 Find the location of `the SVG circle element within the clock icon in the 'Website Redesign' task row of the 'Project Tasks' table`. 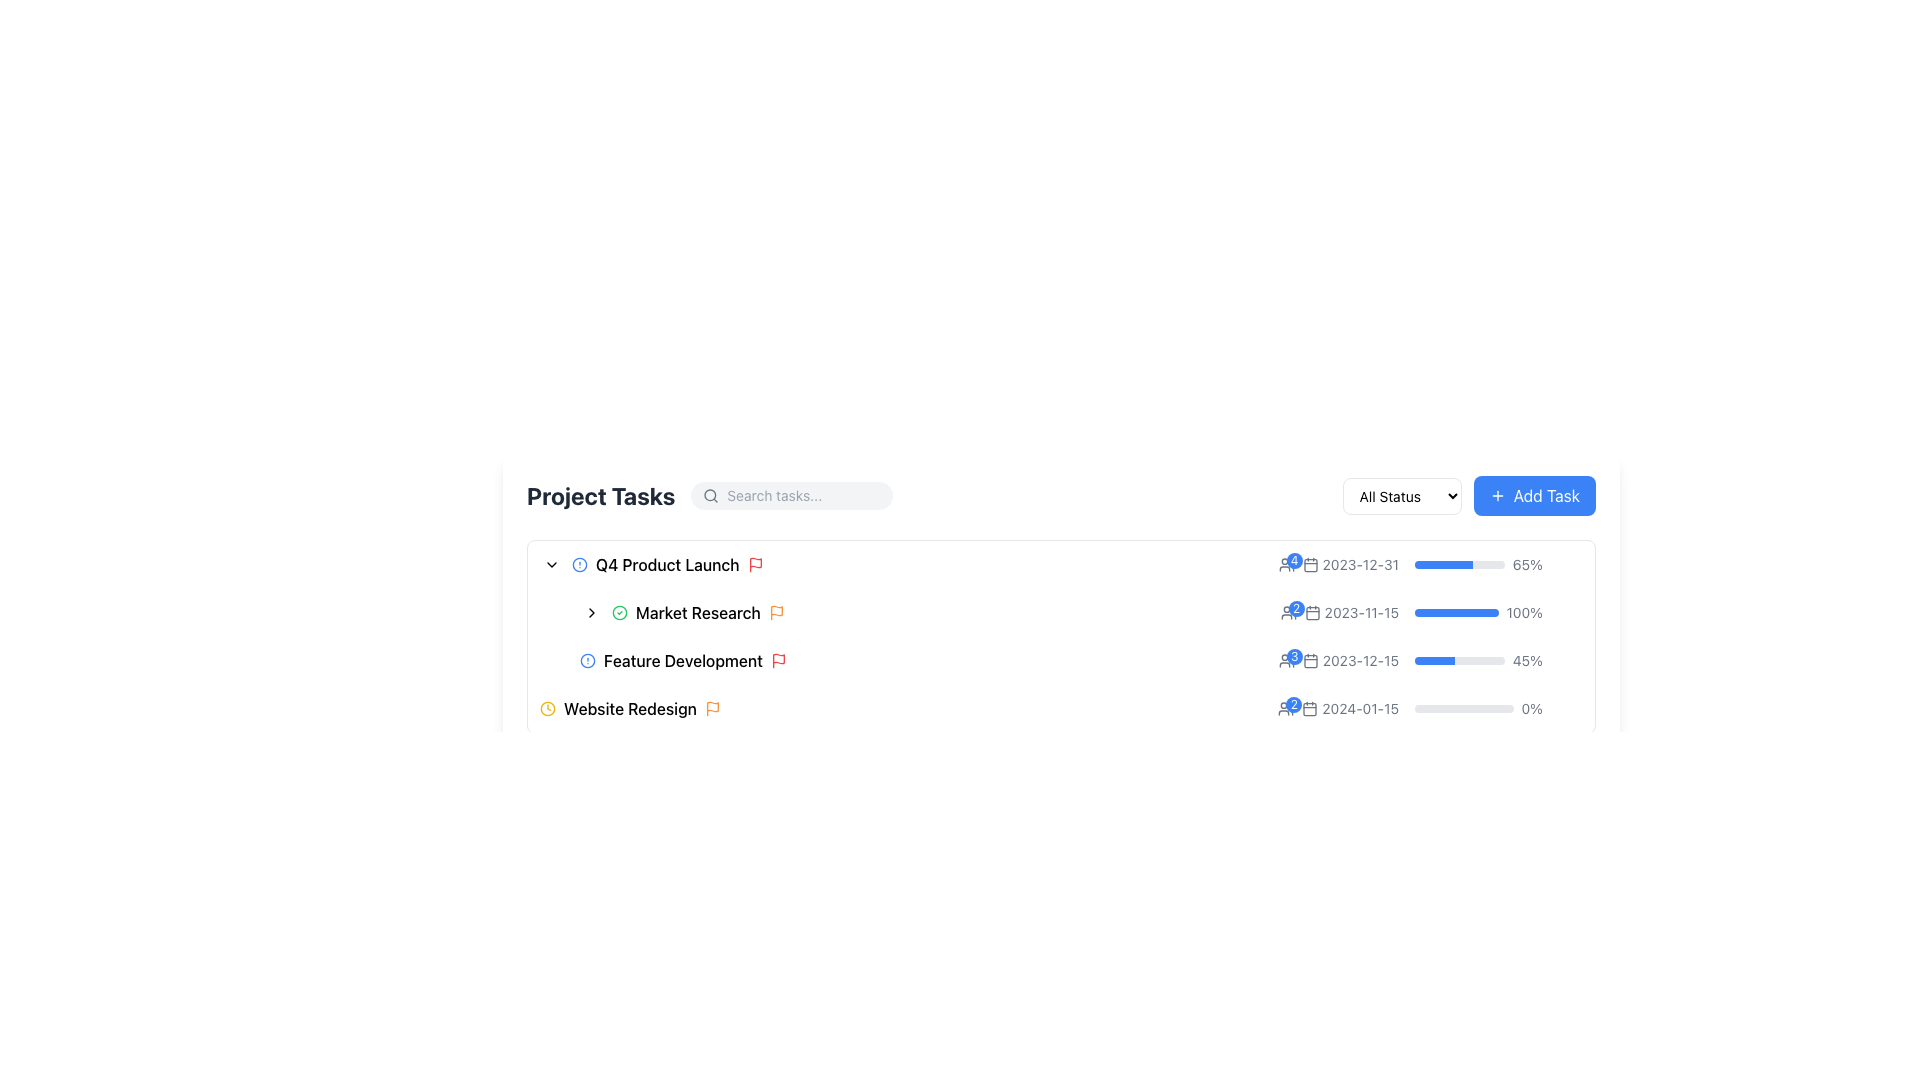

the SVG circle element within the clock icon in the 'Website Redesign' task row of the 'Project Tasks' table is located at coordinates (547, 708).